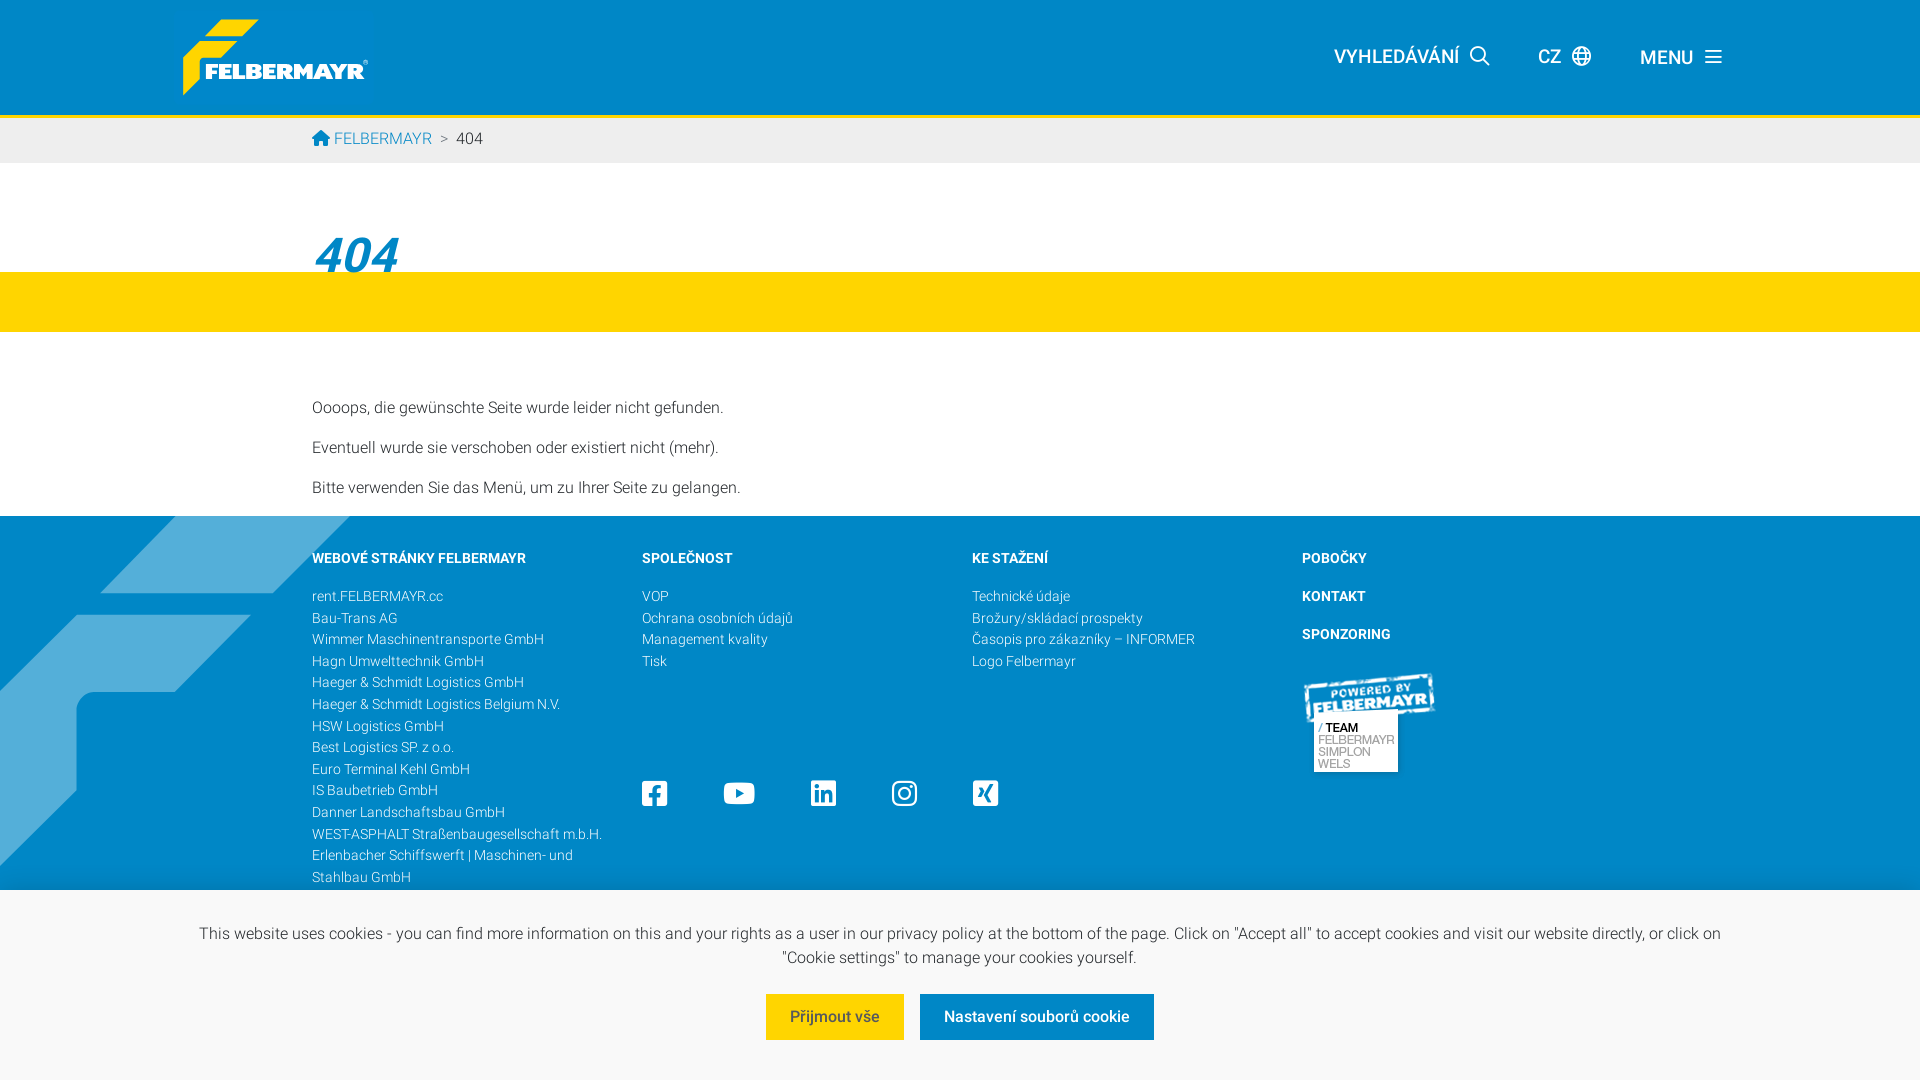  What do you see at coordinates (398, 661) in the screenshot?
I see `'Hagn Umwelttechnik GmbH'` at bounding box center [398, 661].